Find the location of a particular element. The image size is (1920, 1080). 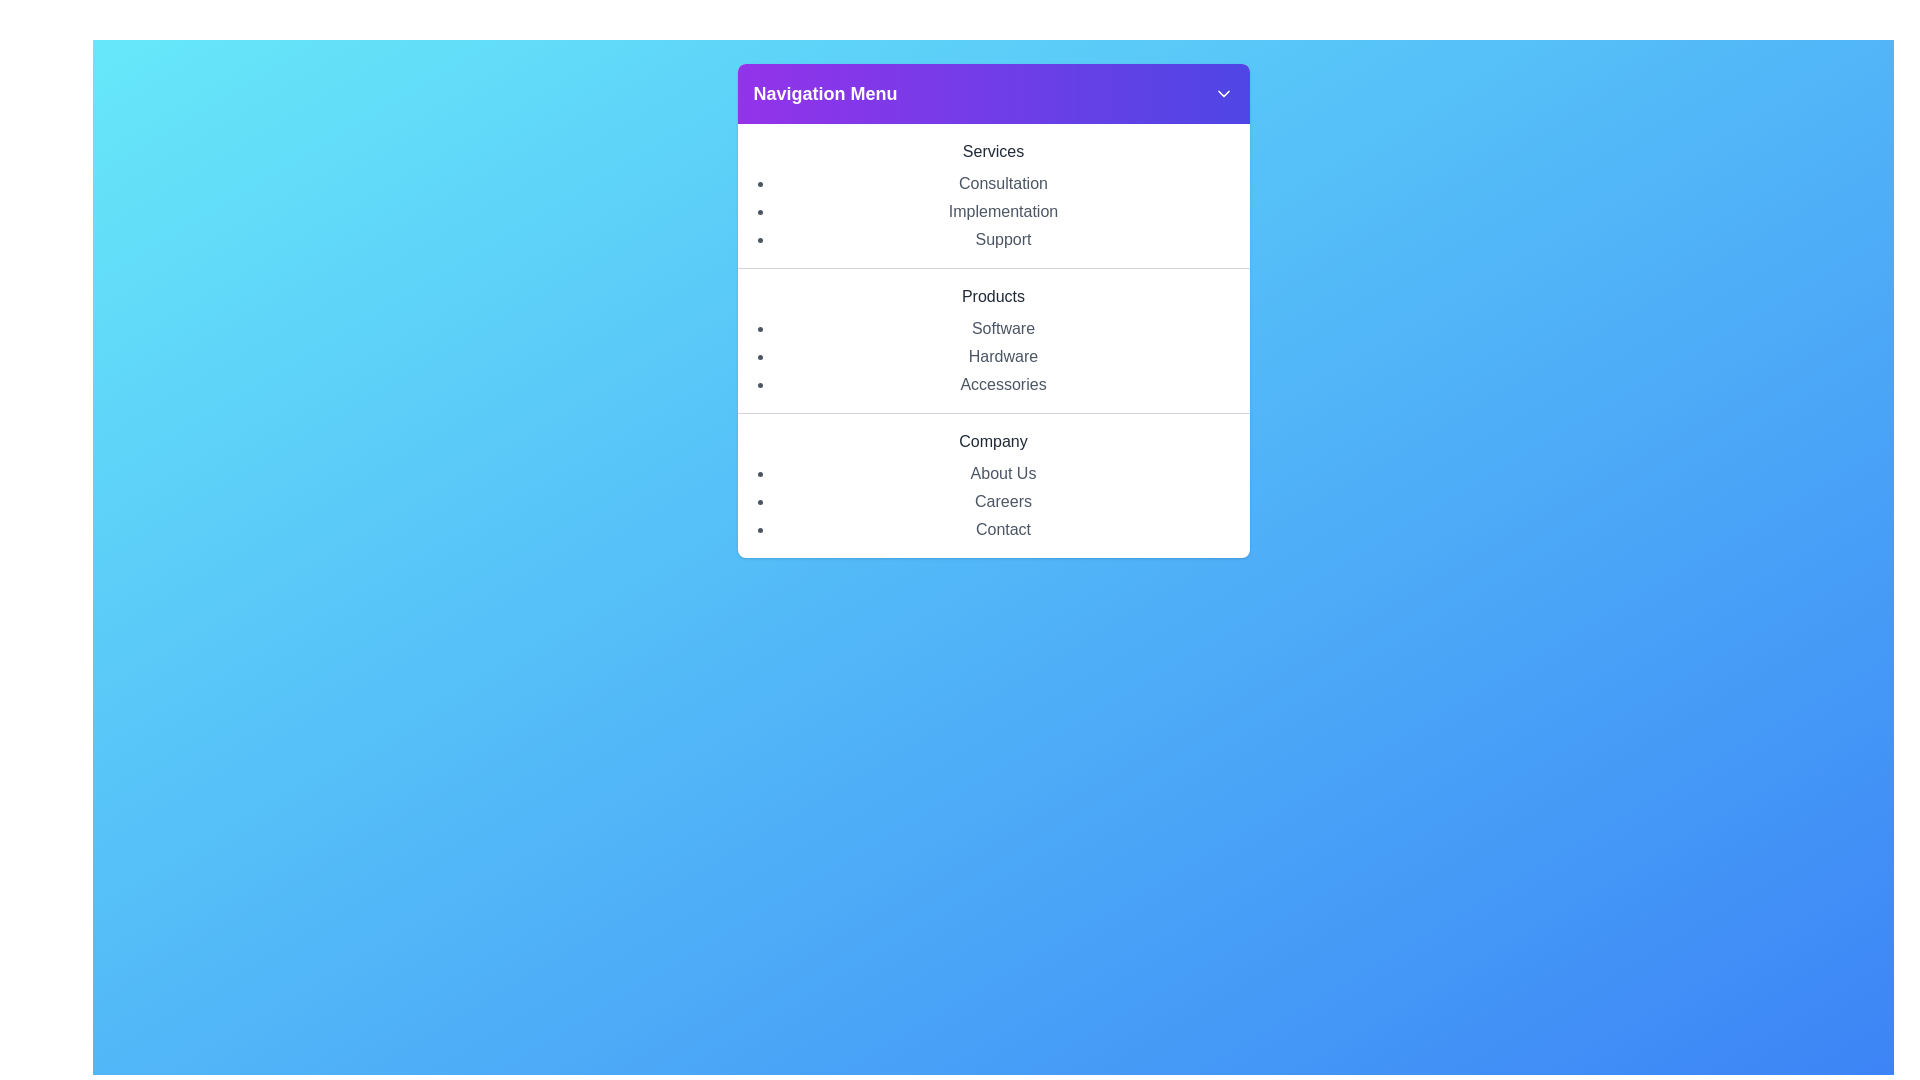

the menu option About Us within the category Company is located at coordinates (1003, 474).